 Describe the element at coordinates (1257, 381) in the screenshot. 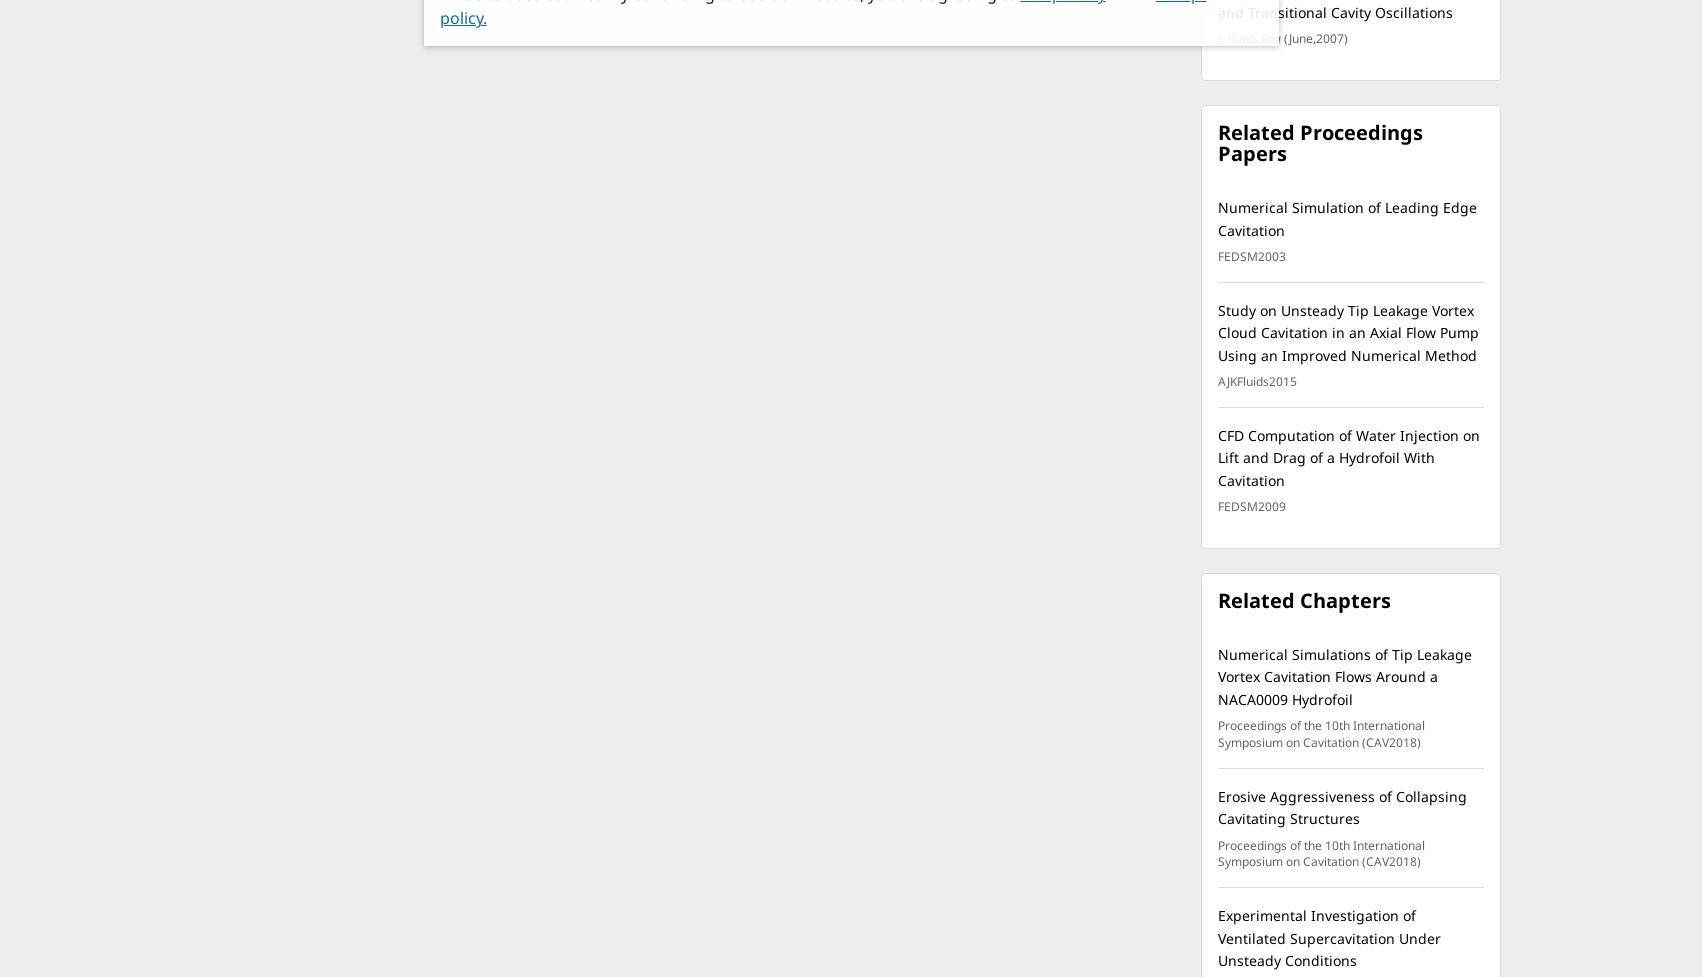

I see `'AJKFluids2015'` at that location.